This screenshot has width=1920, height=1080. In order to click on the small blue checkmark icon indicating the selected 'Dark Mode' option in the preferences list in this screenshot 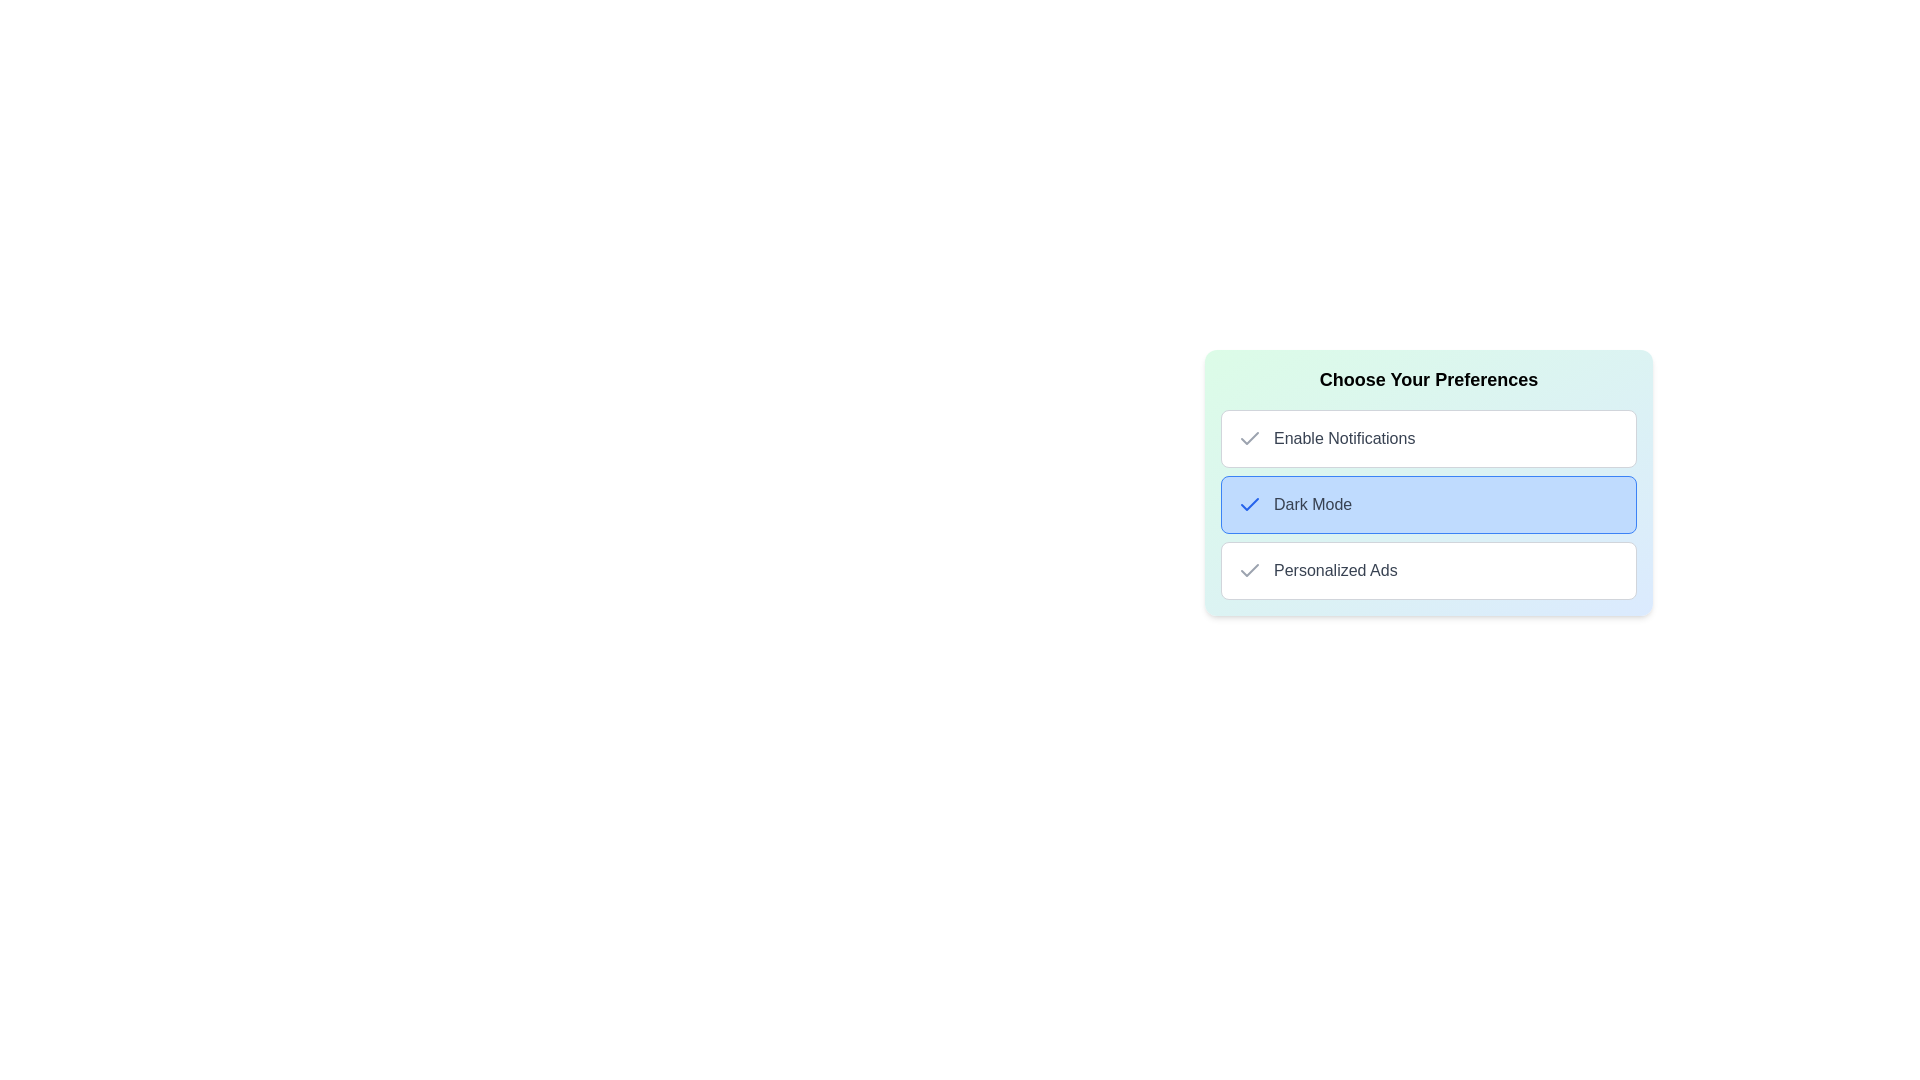, I will do `click(1248, 503)`.